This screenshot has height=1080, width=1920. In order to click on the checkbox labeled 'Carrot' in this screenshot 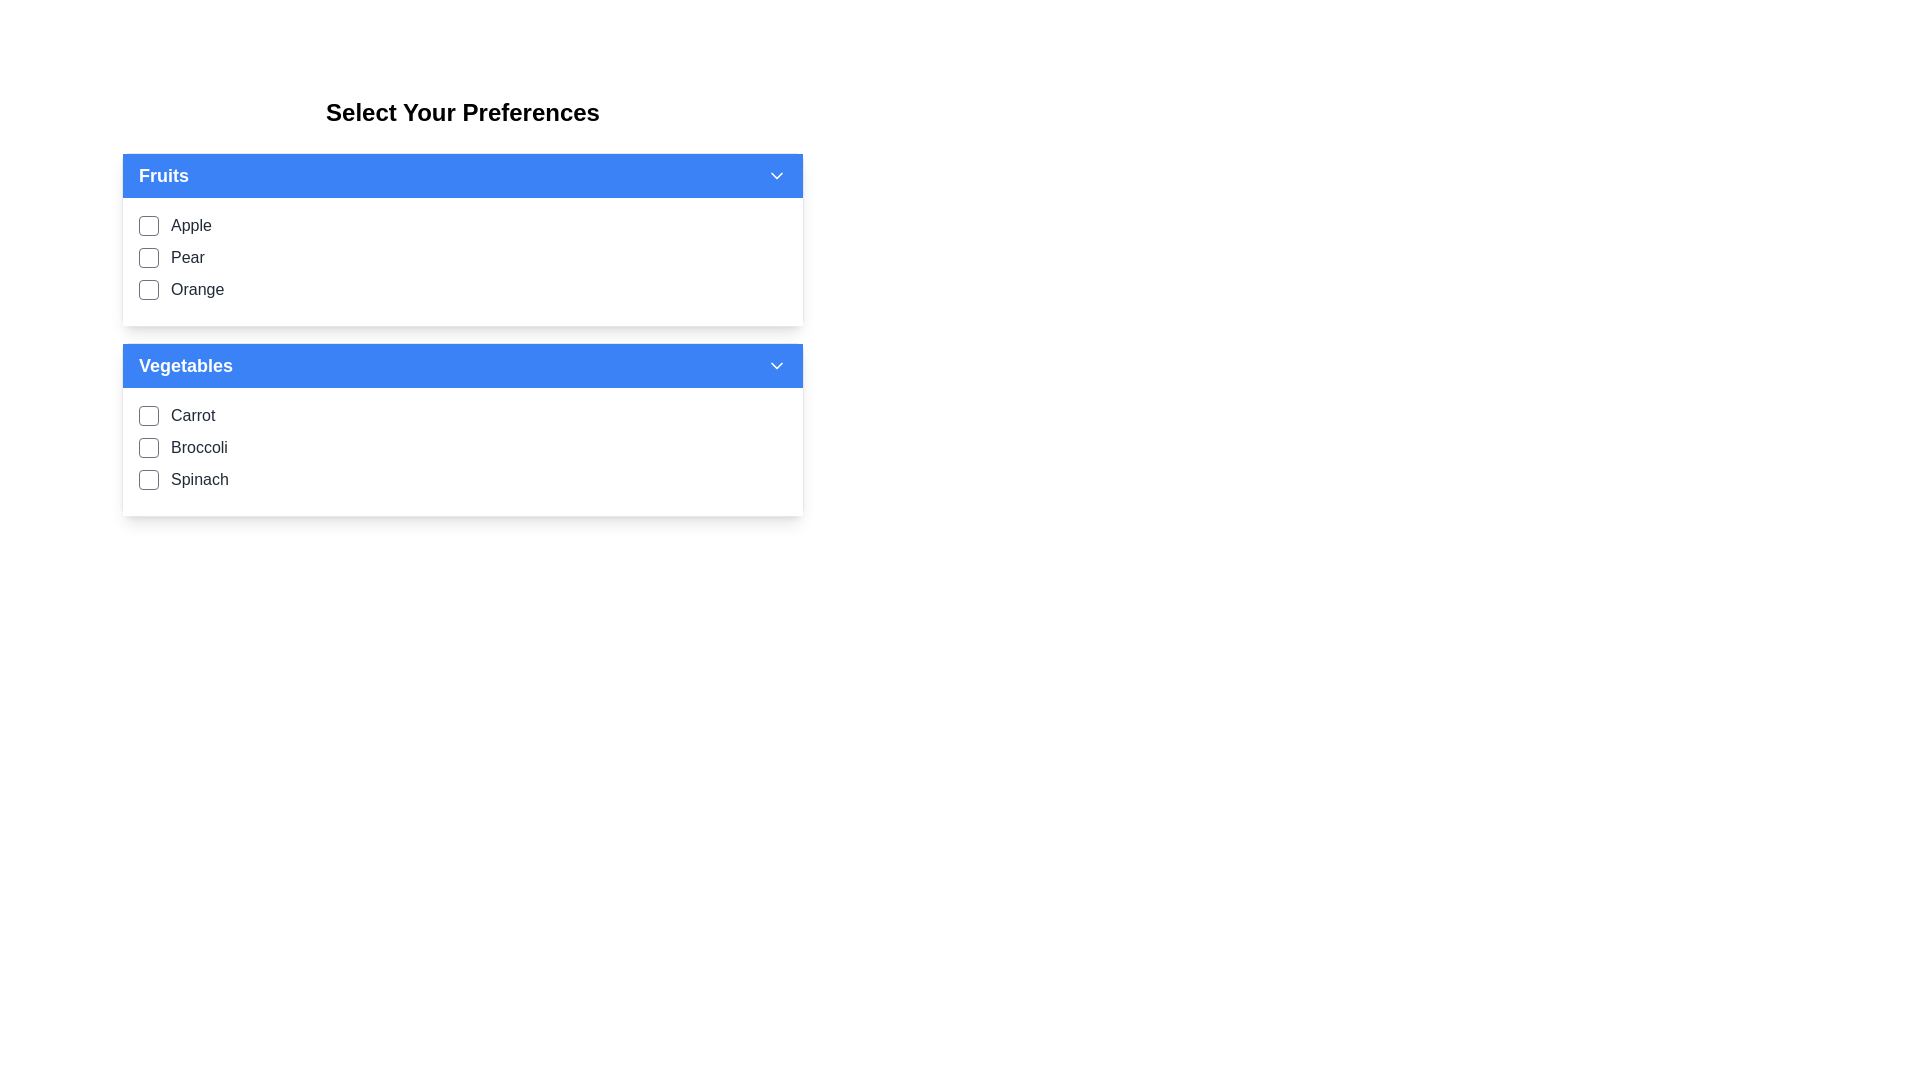, I will do `click(461, 415)`.